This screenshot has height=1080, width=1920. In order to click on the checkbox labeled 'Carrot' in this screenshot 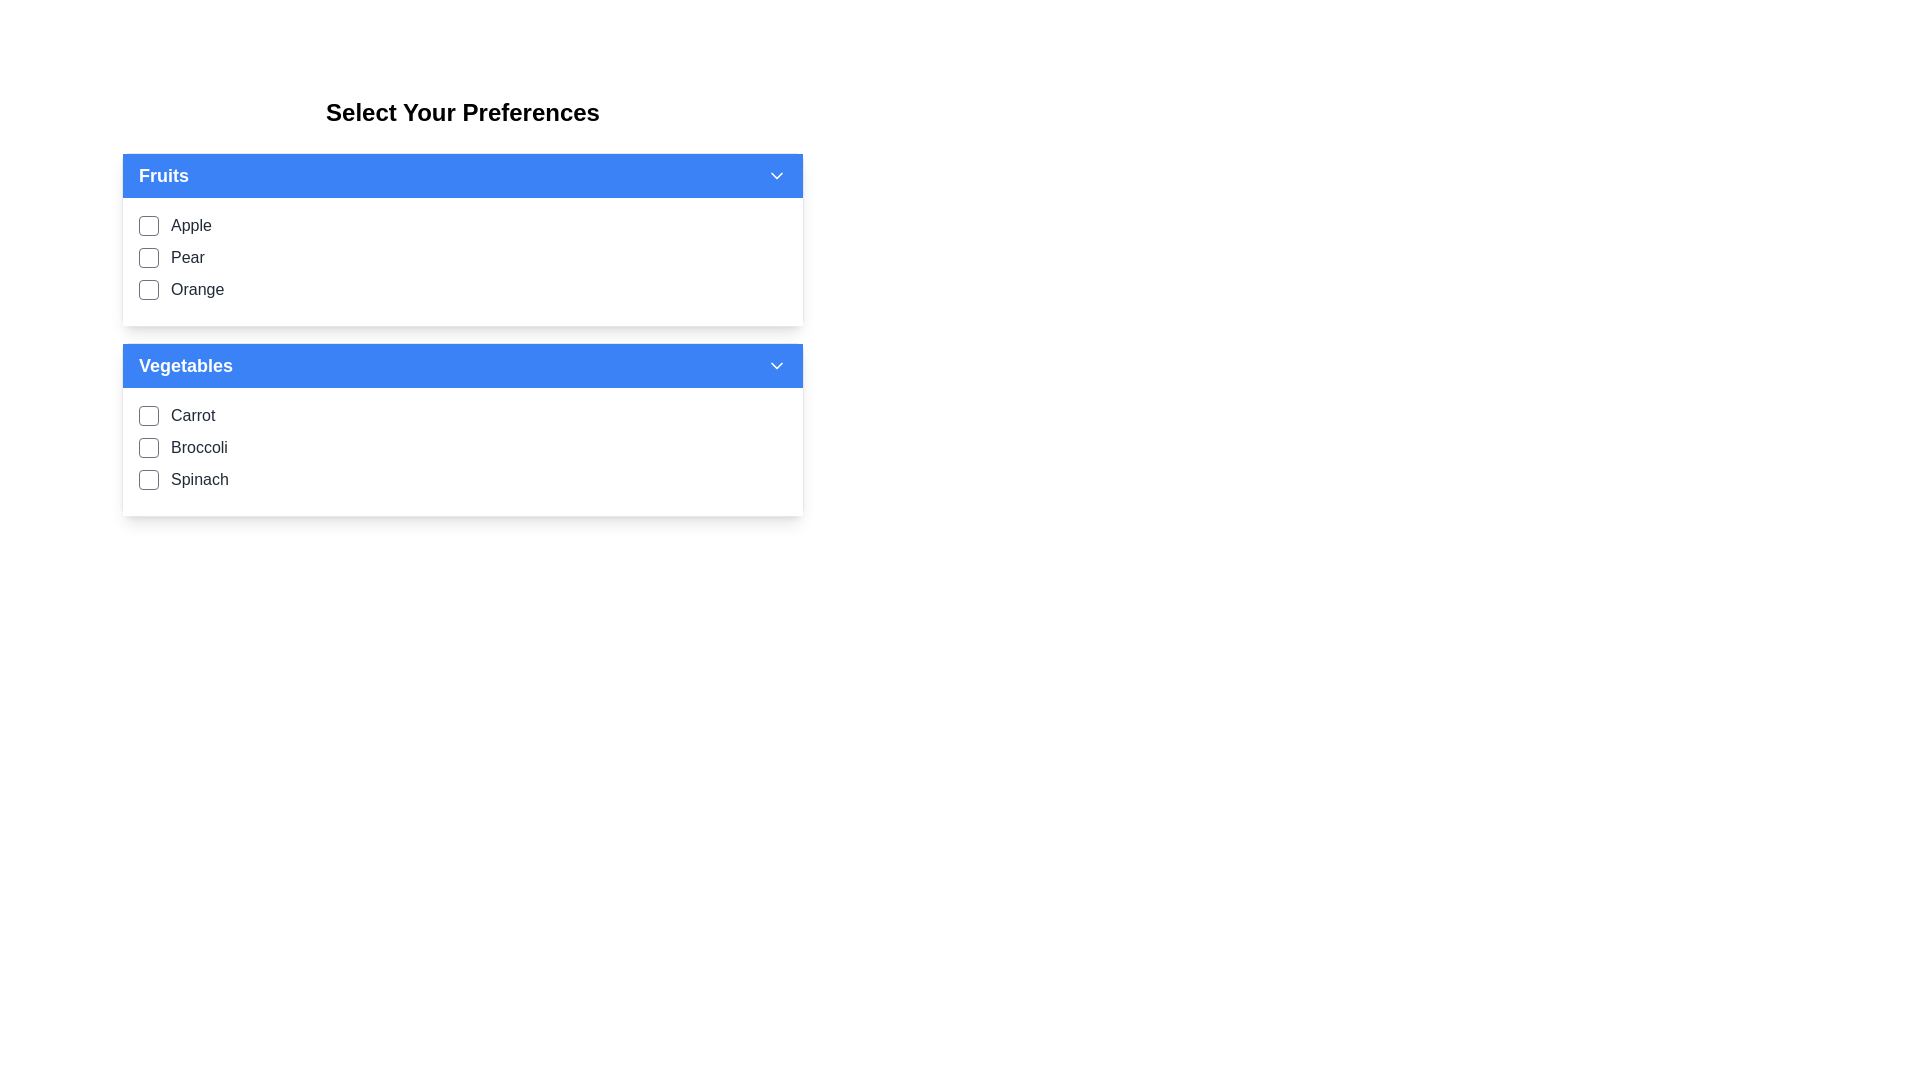, I will do `click(461, 415)`.